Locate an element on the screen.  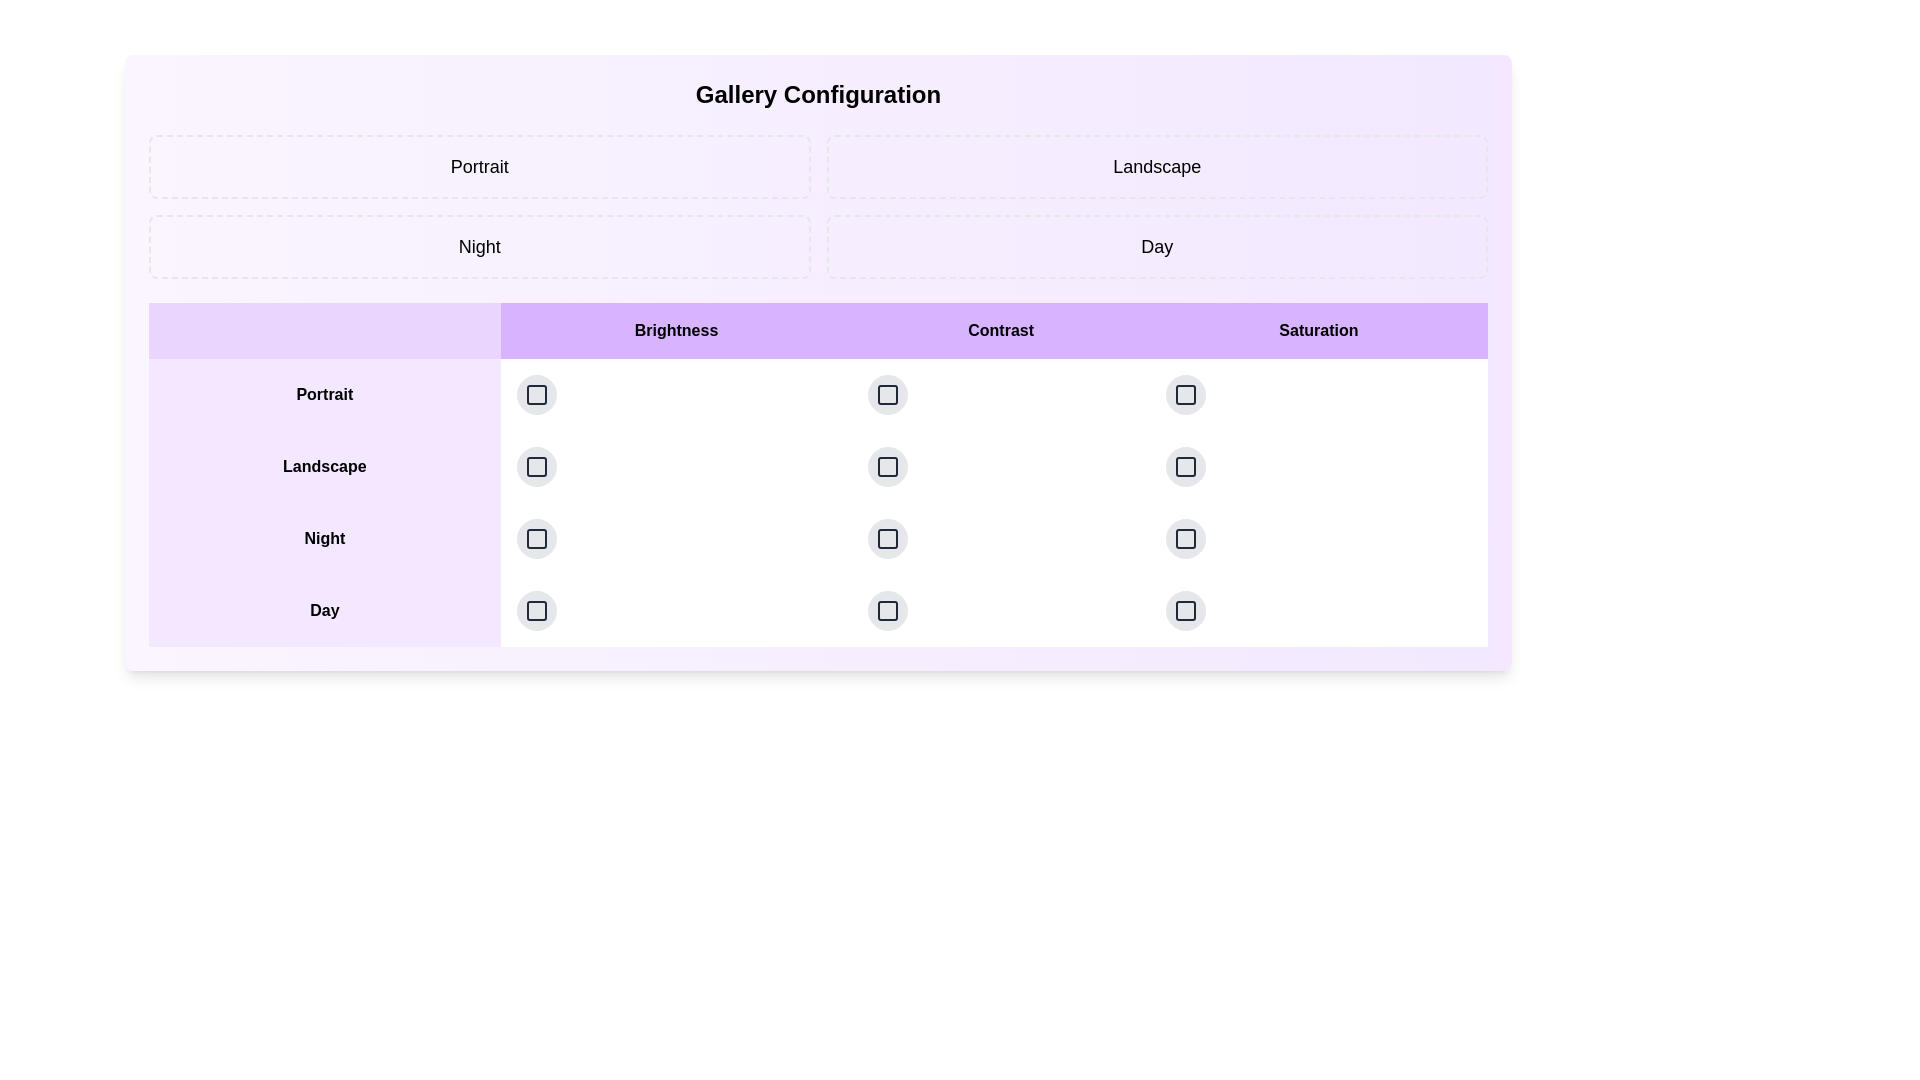
the toggle button for 'Saturation' under the 'Day' category is located at coordinates (1185, 538).